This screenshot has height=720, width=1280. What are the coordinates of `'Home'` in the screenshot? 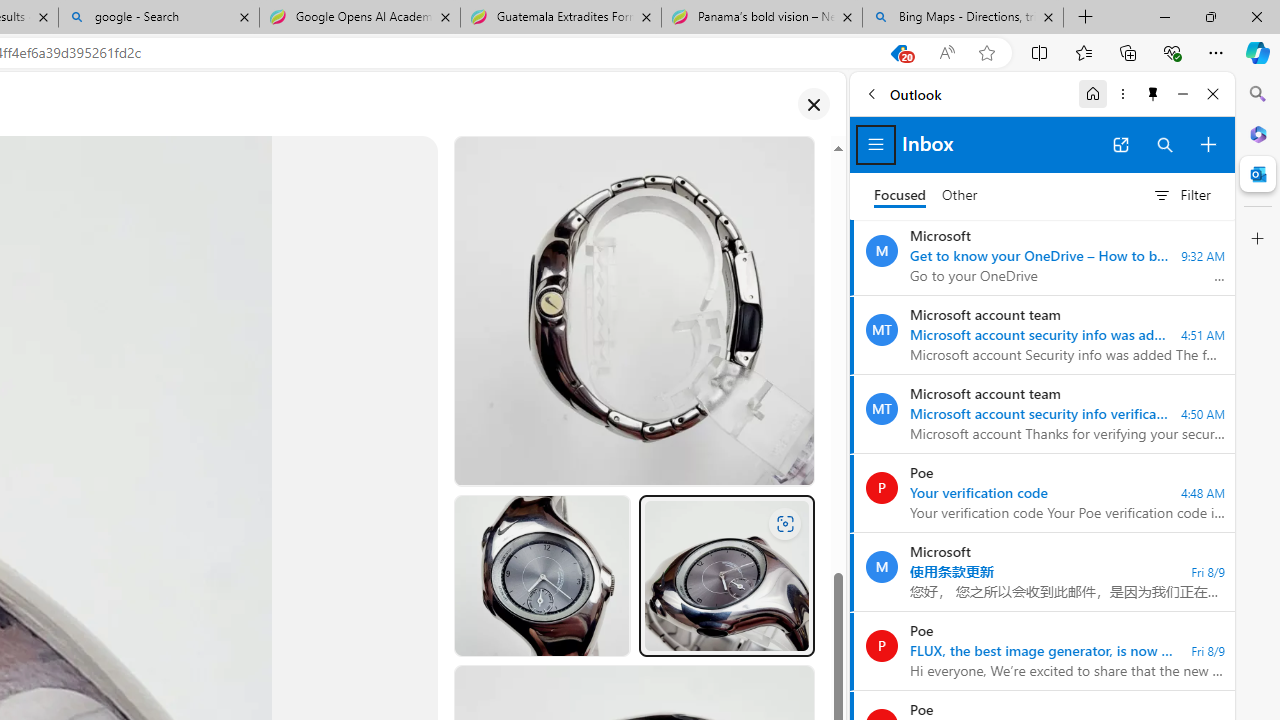 It's located at (1092, 93).